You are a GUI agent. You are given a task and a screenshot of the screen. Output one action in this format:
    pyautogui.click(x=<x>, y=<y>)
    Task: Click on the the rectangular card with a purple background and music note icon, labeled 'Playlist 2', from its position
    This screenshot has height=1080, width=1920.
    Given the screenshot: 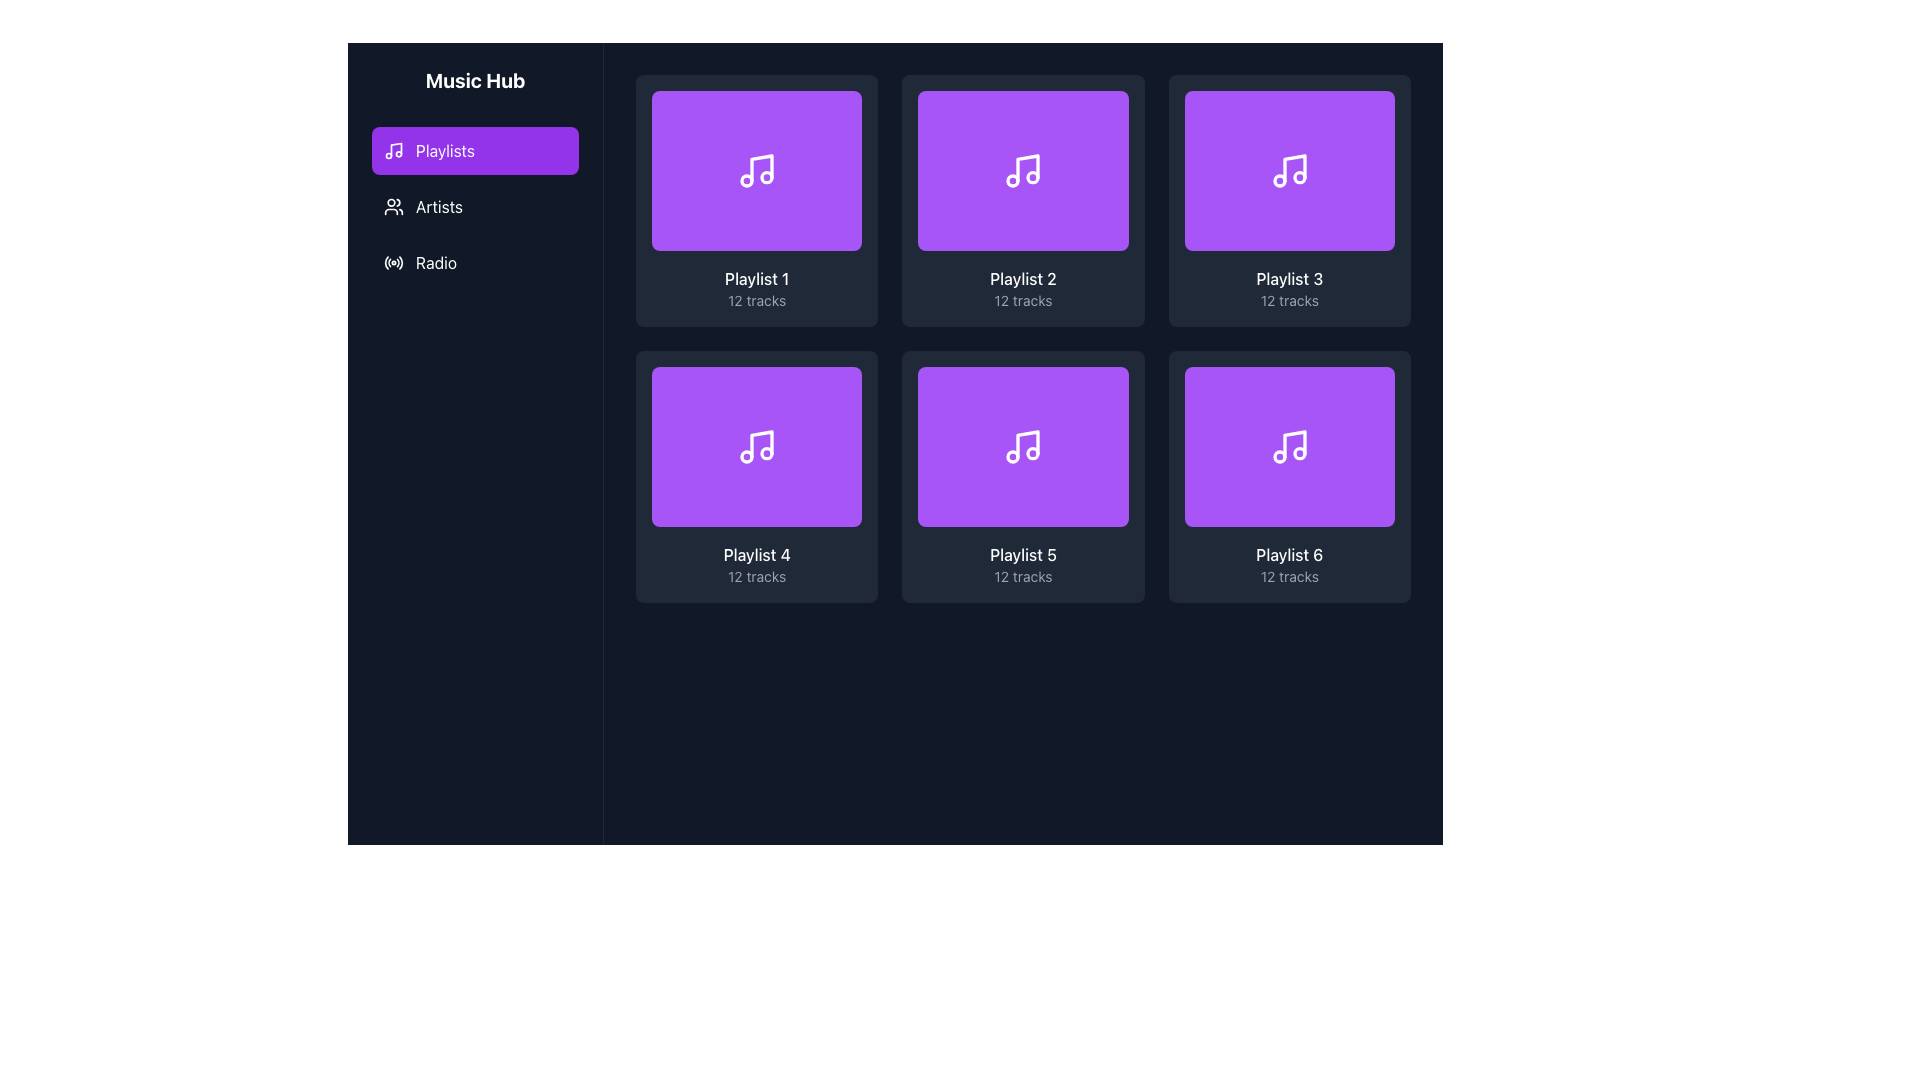 What is the action you would take?
    pyautogui.click(x=1023, y=200)
    